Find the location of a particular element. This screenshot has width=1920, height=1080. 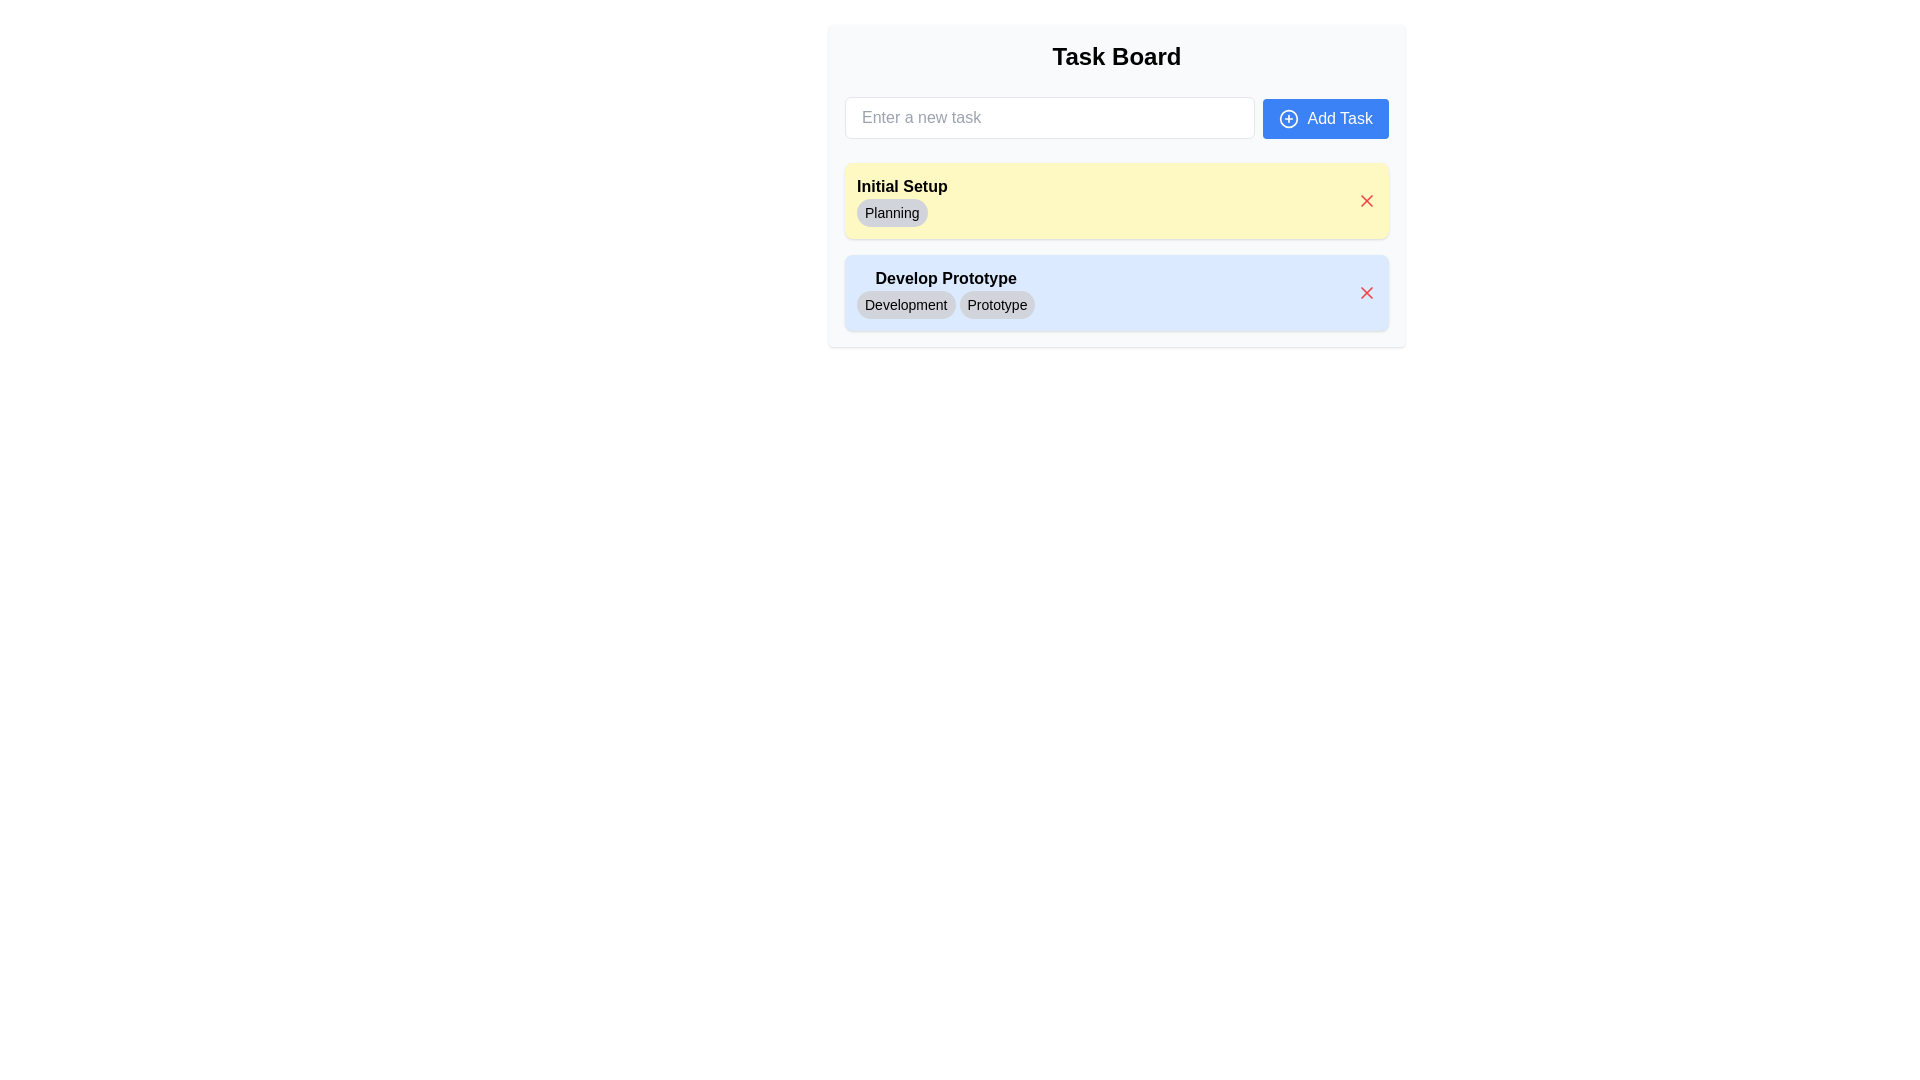

the circular icon with a plus sign located inside the 'Add Task' button is located at coordinates (1289, 119).